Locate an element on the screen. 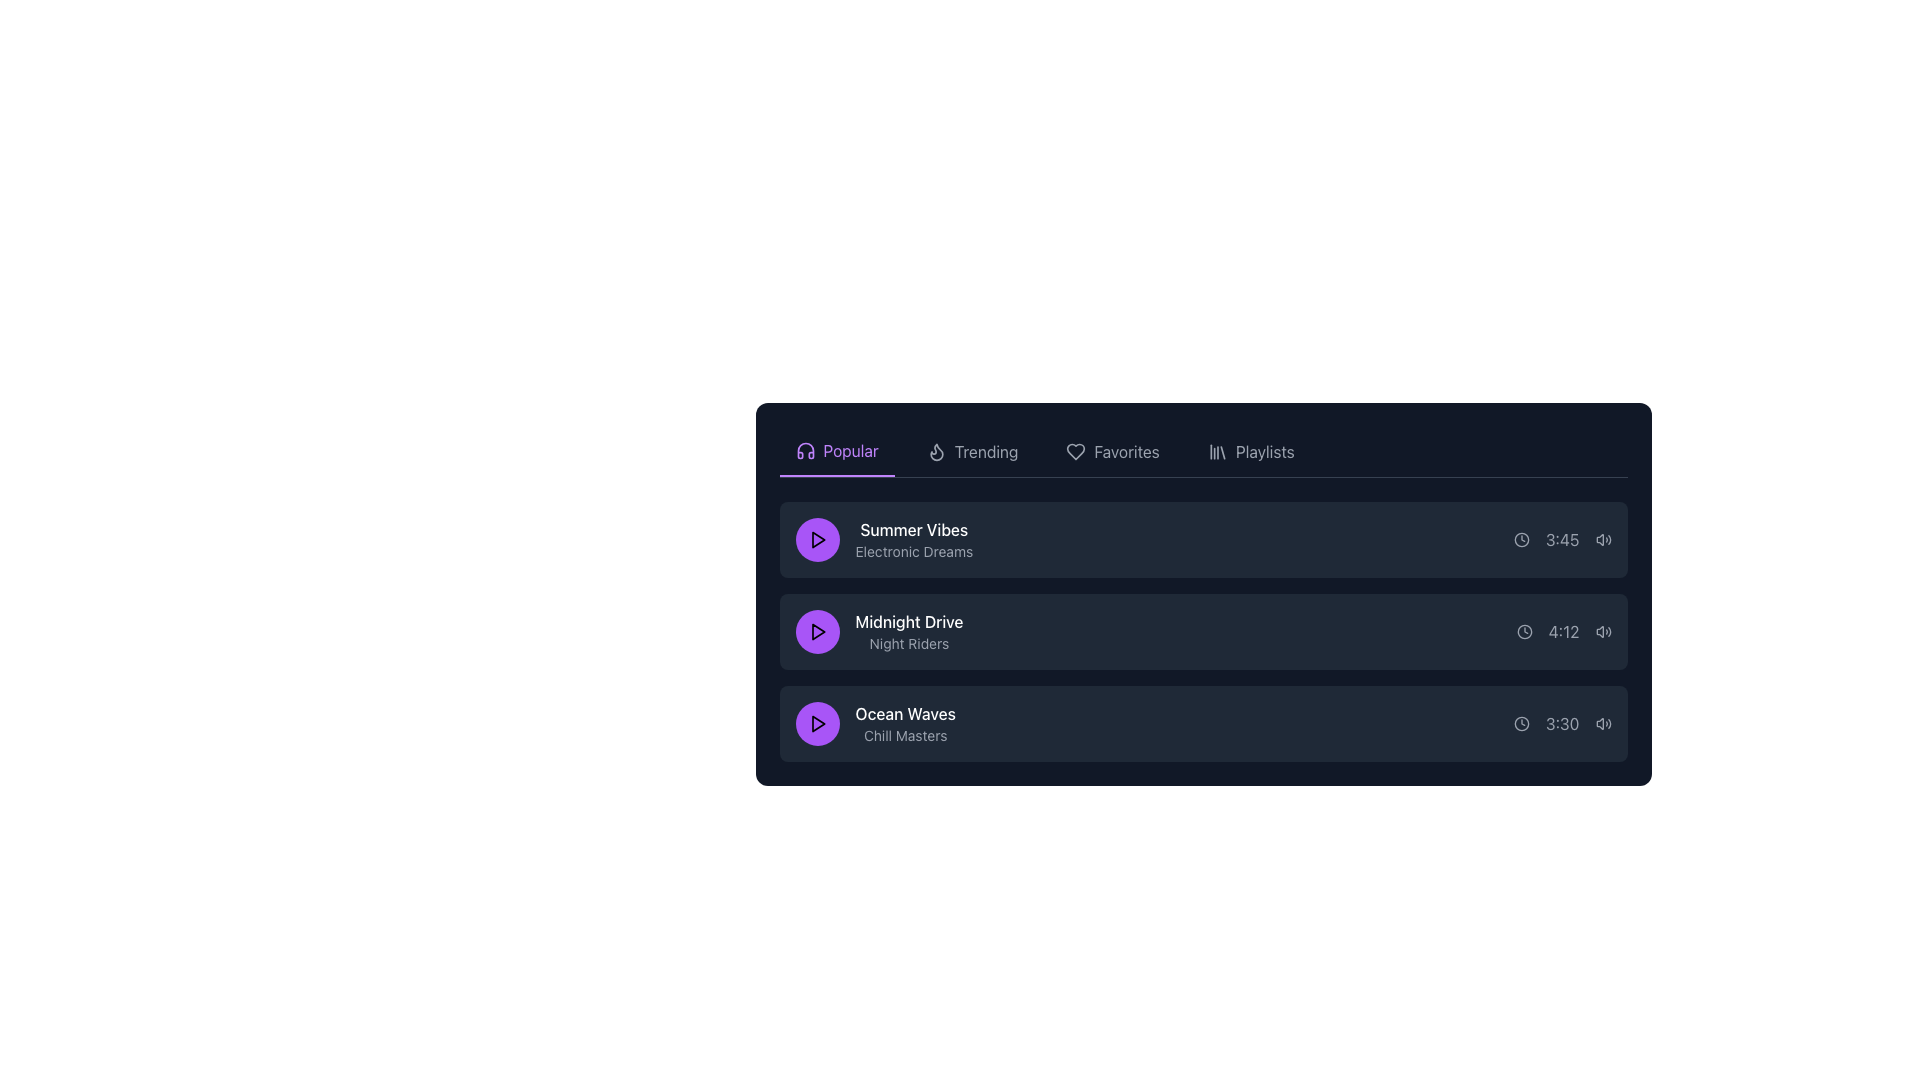 This screenshot has height=1080, width=1920. the circular purple button with a play icon in the center is located at coordinates (817, 632).